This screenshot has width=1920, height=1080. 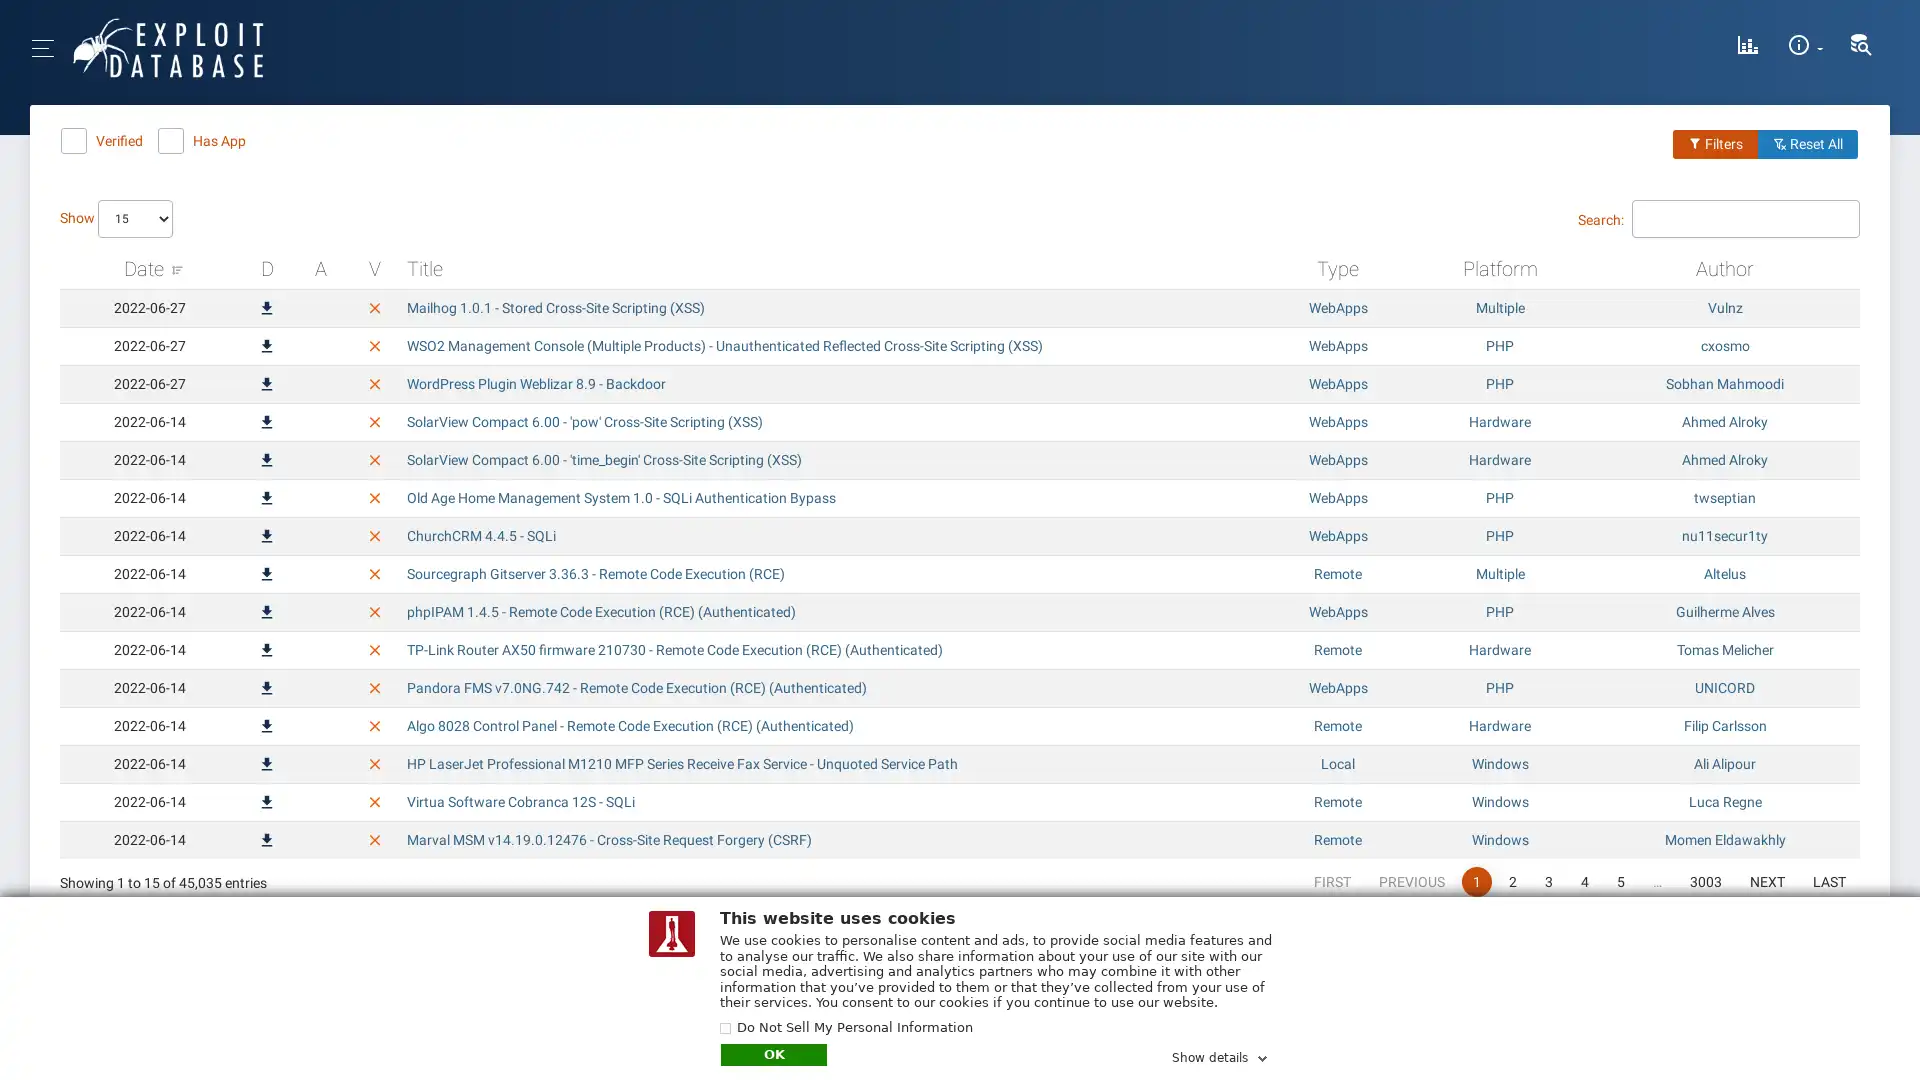 What do you see at coordinates (1714, 142) in the screenshot?
I see `Filters` at bounding box center [1714, 142].